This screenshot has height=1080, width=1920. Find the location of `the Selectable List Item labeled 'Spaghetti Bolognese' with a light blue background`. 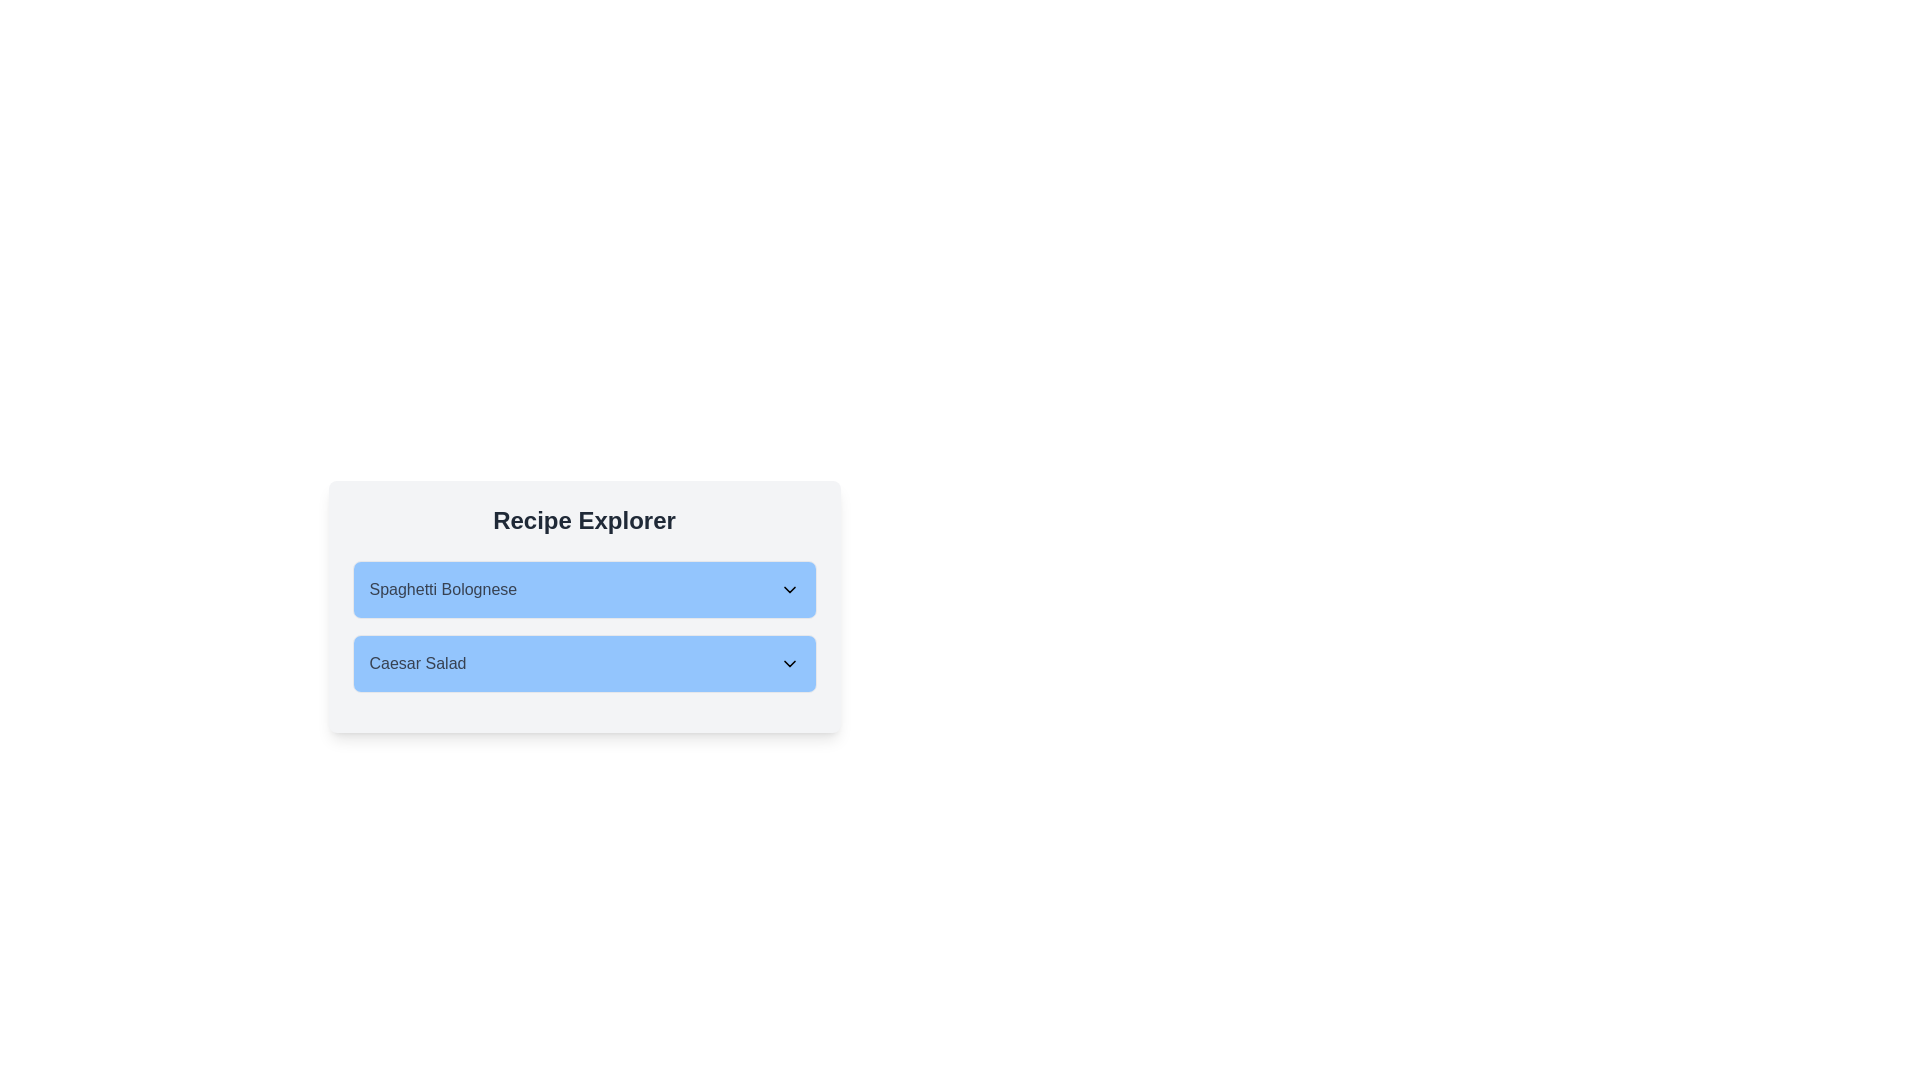

the Selectable List Item labeled 'Spaghetti Bolognese' with a light blue background is located at coordinates (583, 589).